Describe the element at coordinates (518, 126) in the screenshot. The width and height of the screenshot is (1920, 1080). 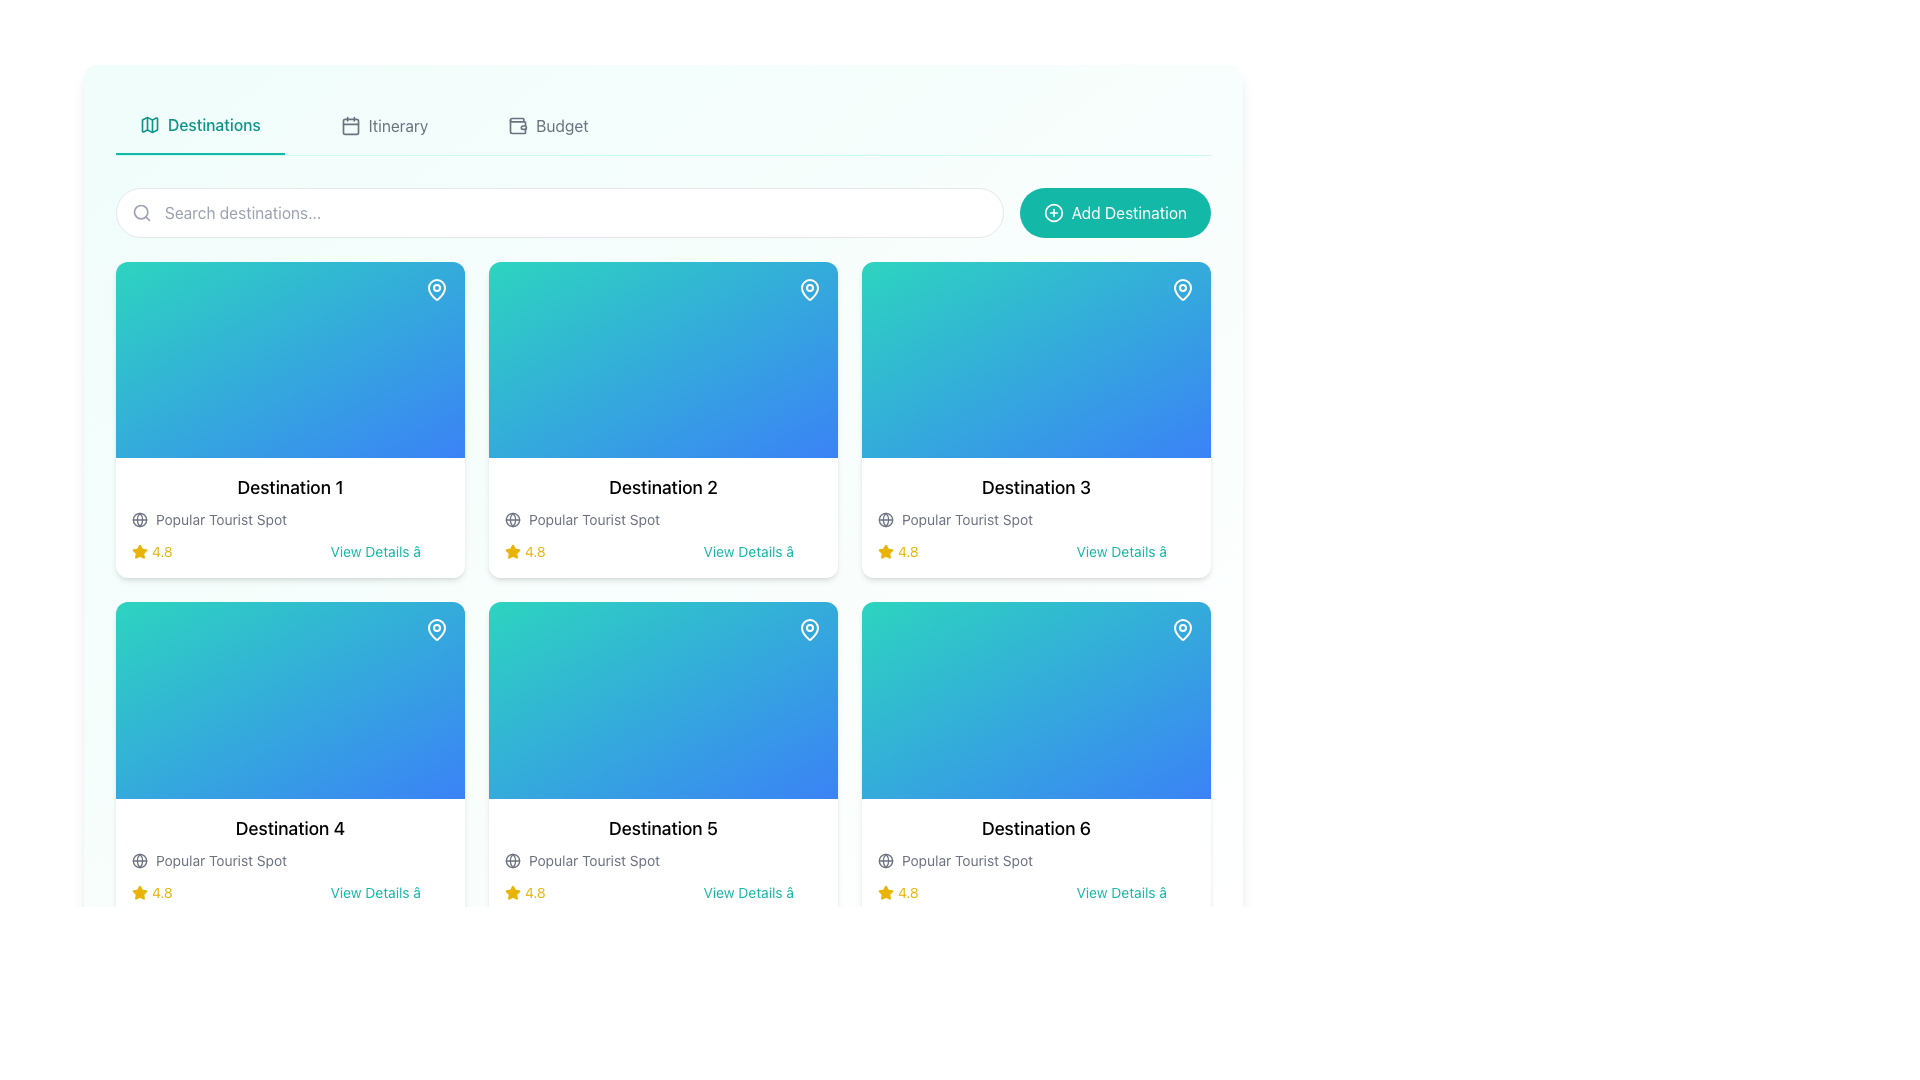
I see `the wallet icon in the navigation bar, which represents the budget-related feature associated with financial tracking or expense management` at that location.